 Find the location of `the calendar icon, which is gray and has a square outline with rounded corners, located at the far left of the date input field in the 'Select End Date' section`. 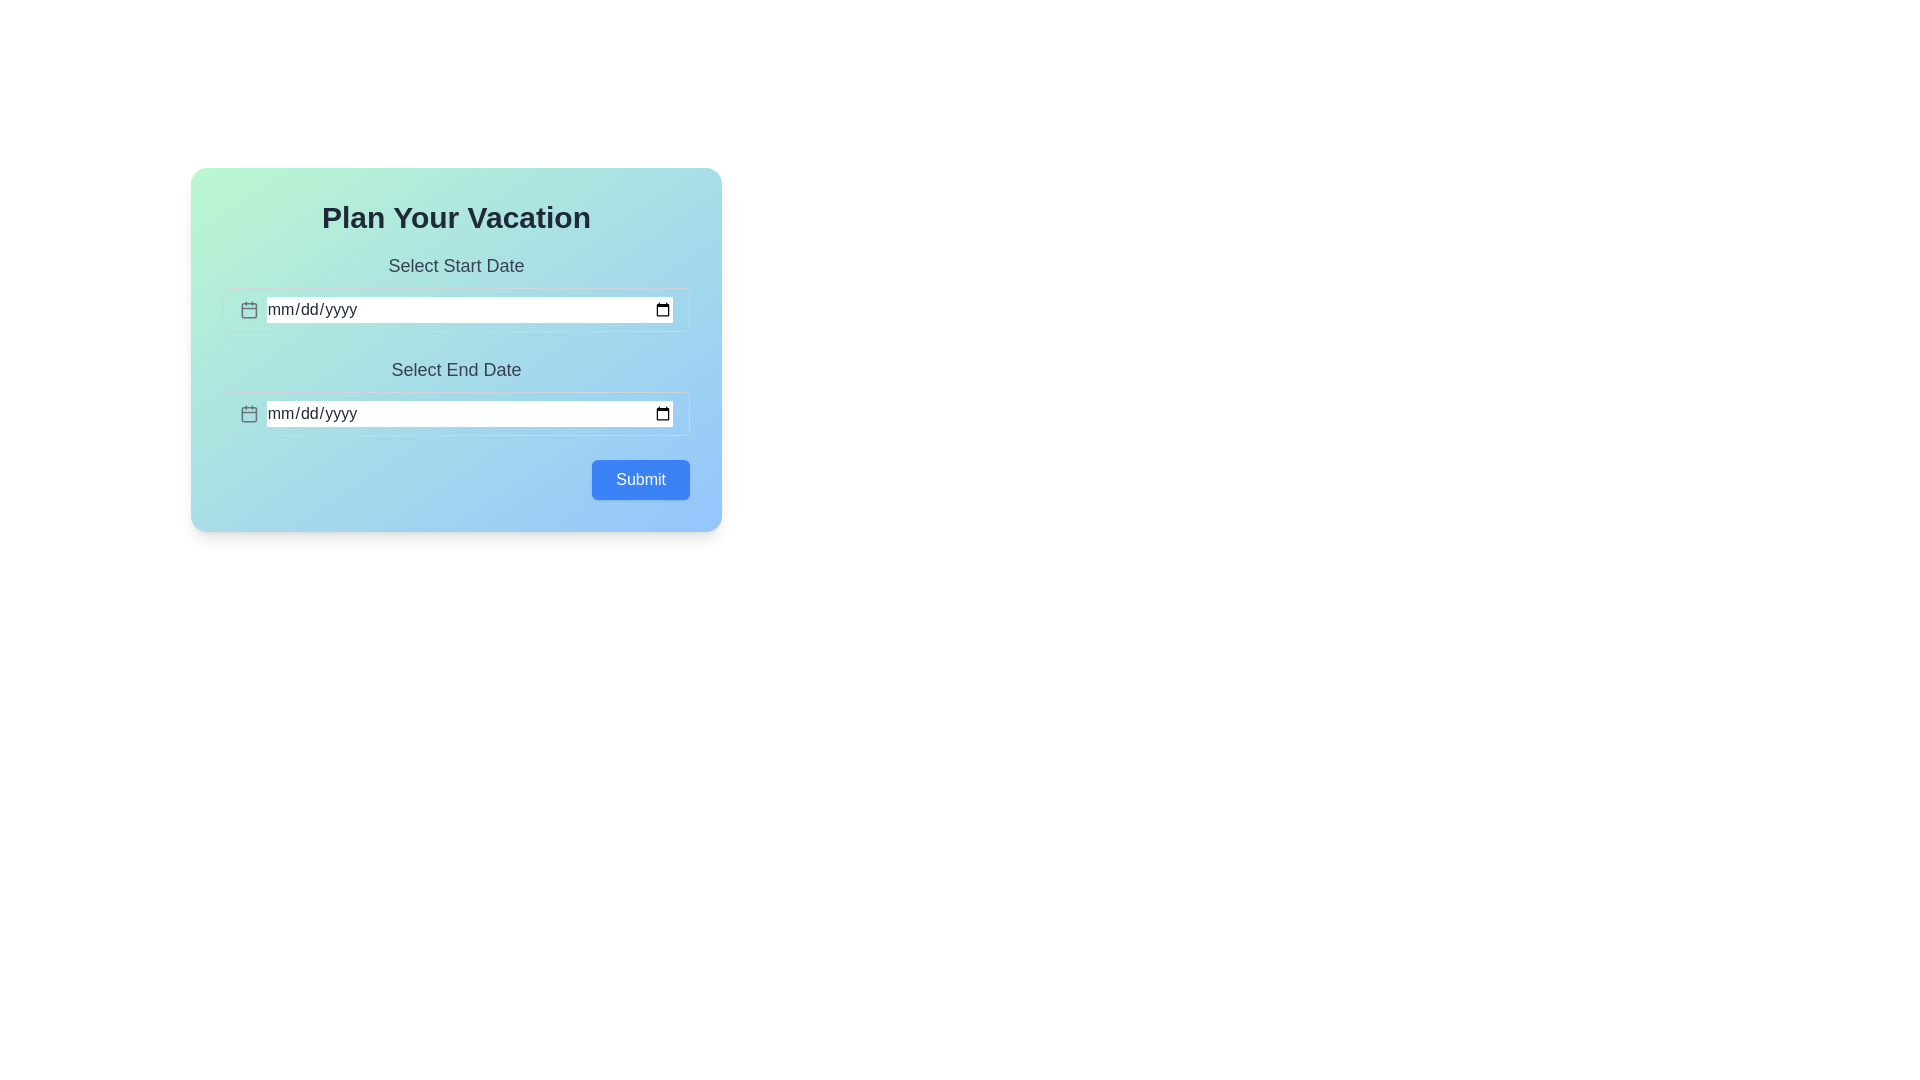

the calendar icon, which is gray and has a square outline with rounded corners, located at the far left of the date input field in the 'Select End Date' section is located at coordinates (248, 412).